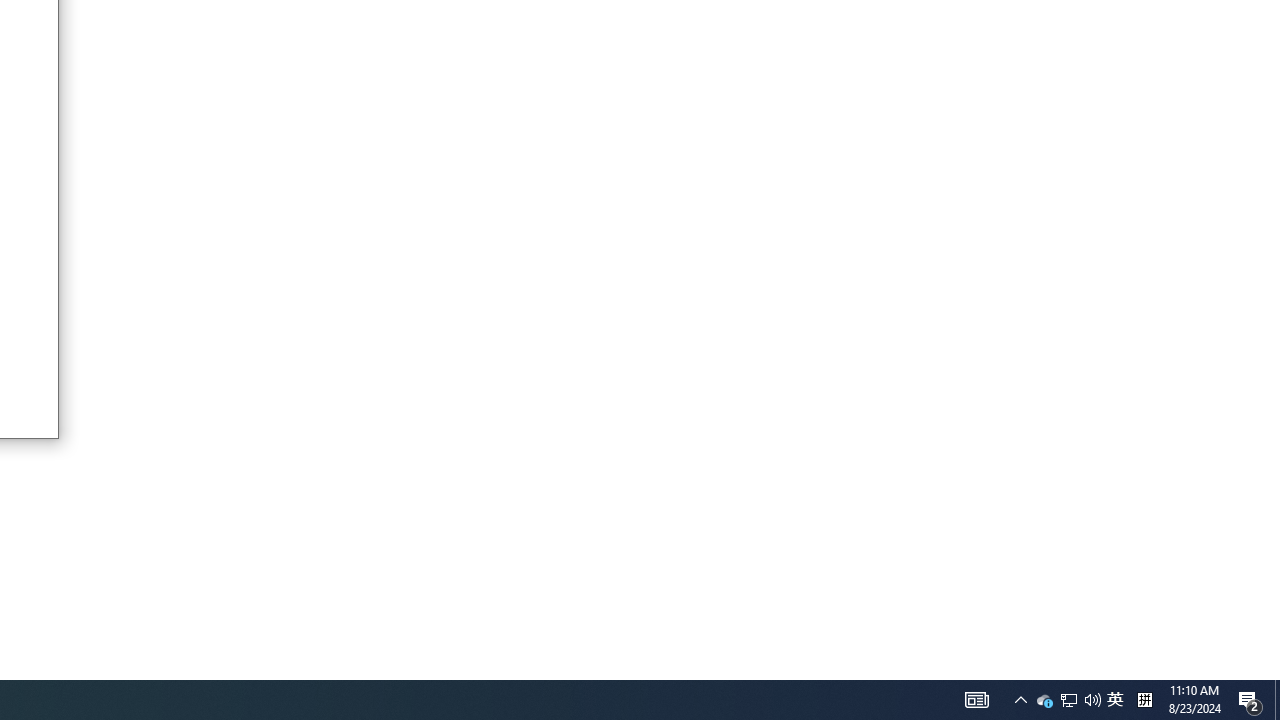 The height and width of the screenshot is (720, 1280). Describe the element at coordinates (1250, 698) in the screenshot. I see `'Action Center, 2 new notifications'` at that location.